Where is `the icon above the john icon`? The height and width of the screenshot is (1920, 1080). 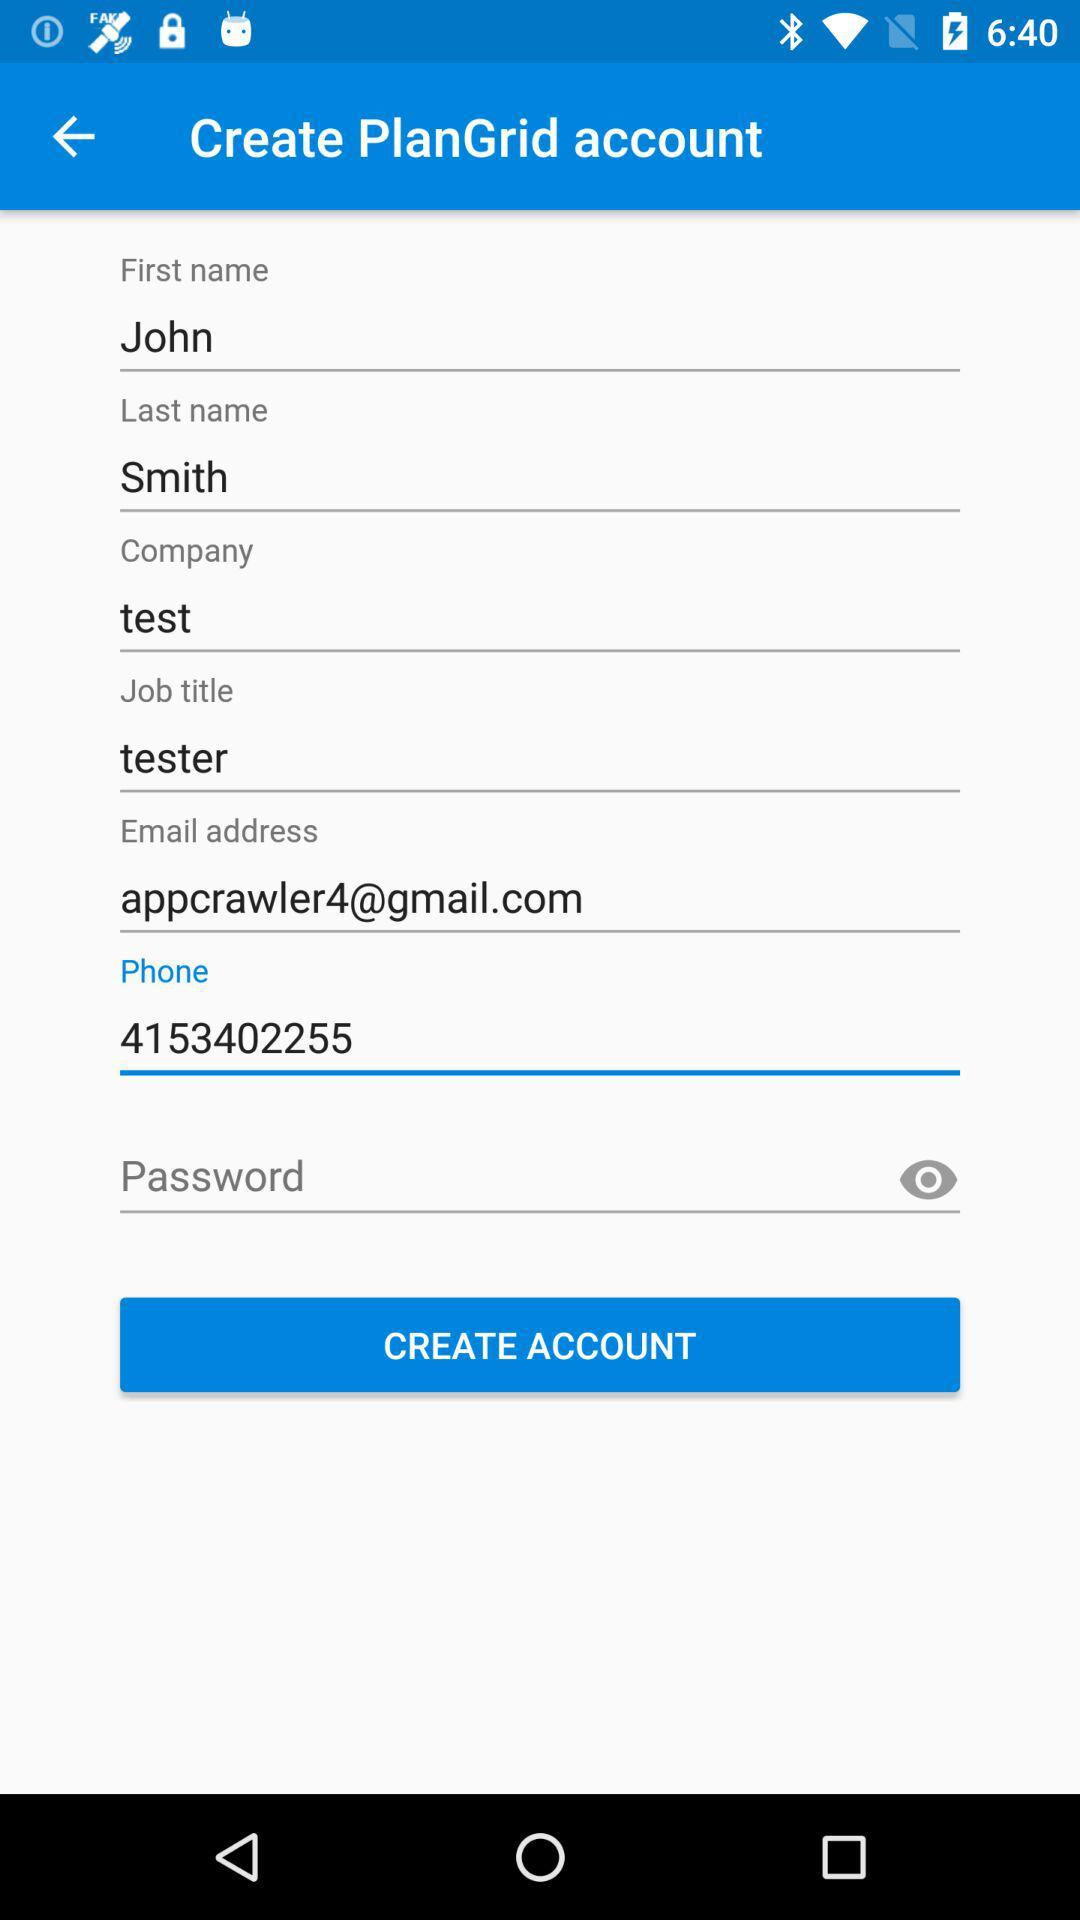 the icon above the john icon is located at coordinates (72, 135).